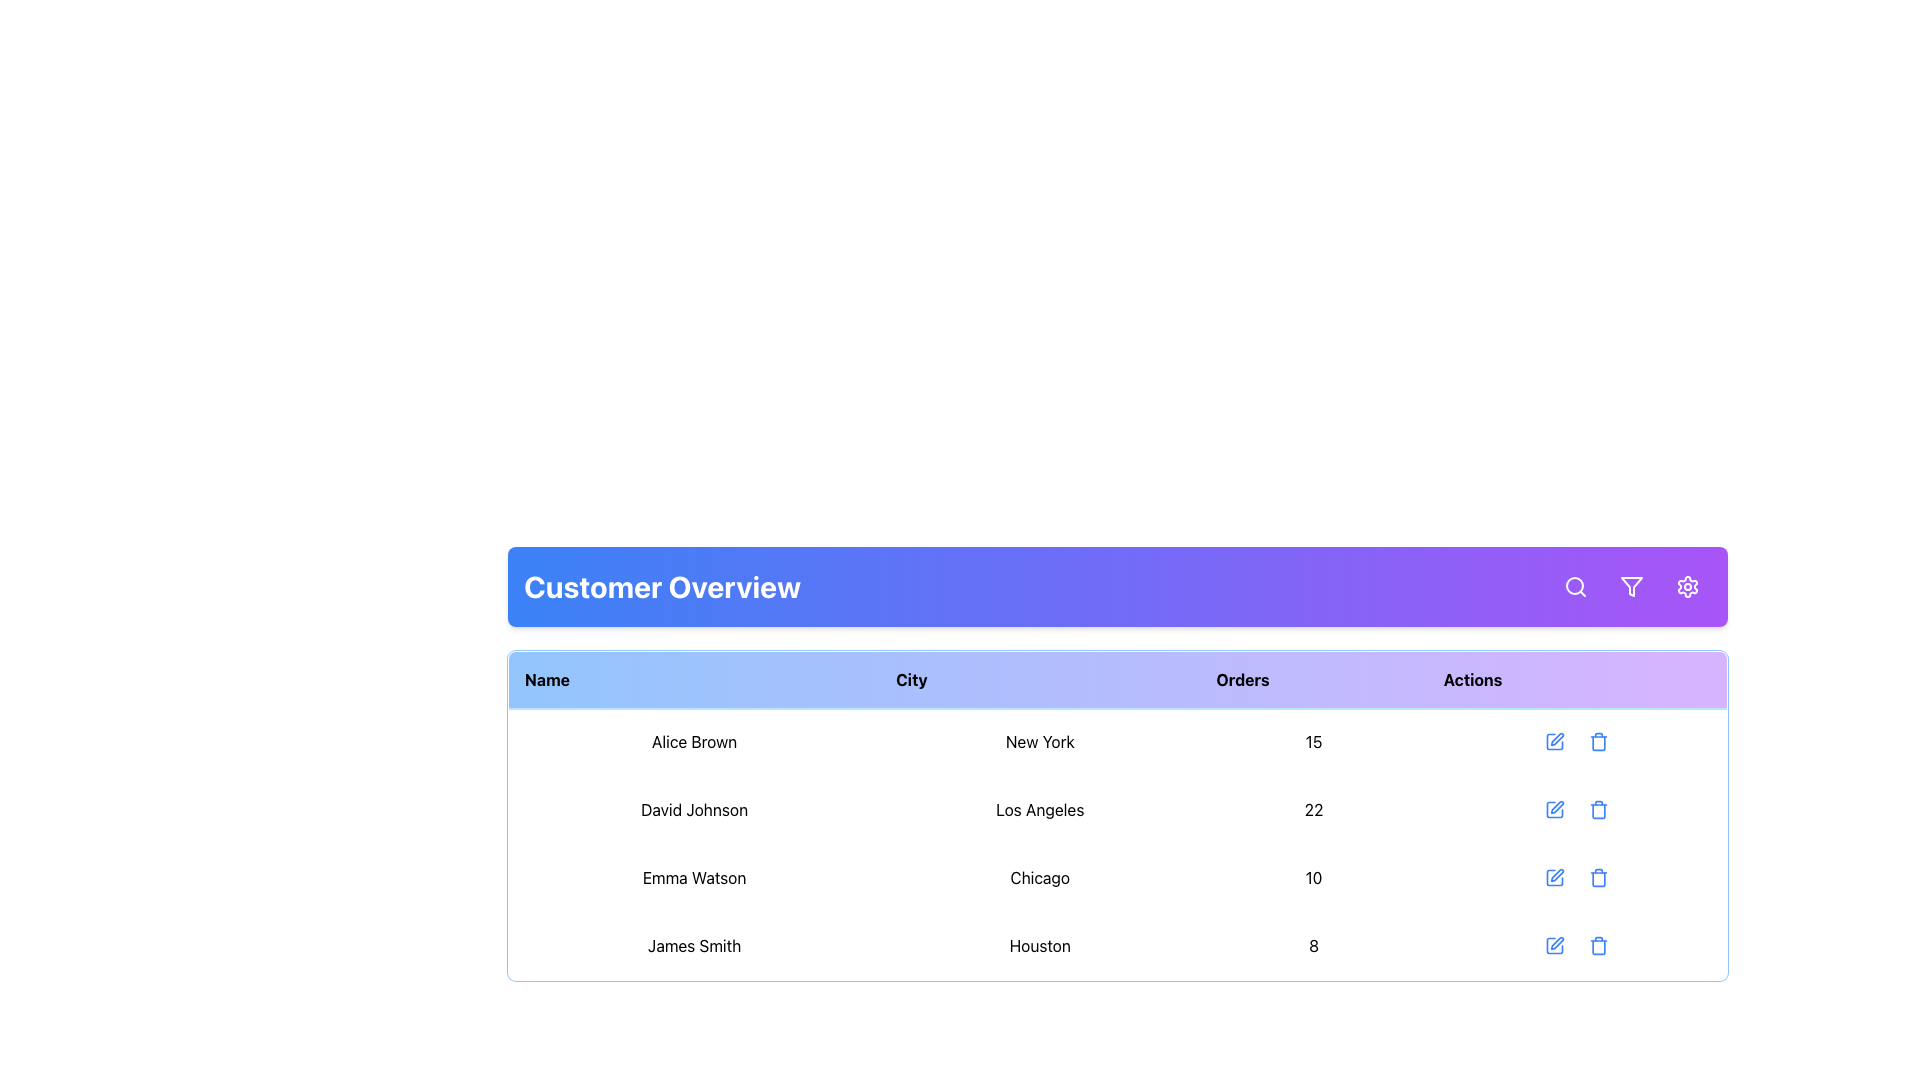 Image resolution: width=1920 pixels, height=1080 pixels. Describe the element at coordinates (1598, 945) in the screenshot. I see `the blue trash icon in the last row of the 'Actions' column for the 'James Smith' entry` at that location.